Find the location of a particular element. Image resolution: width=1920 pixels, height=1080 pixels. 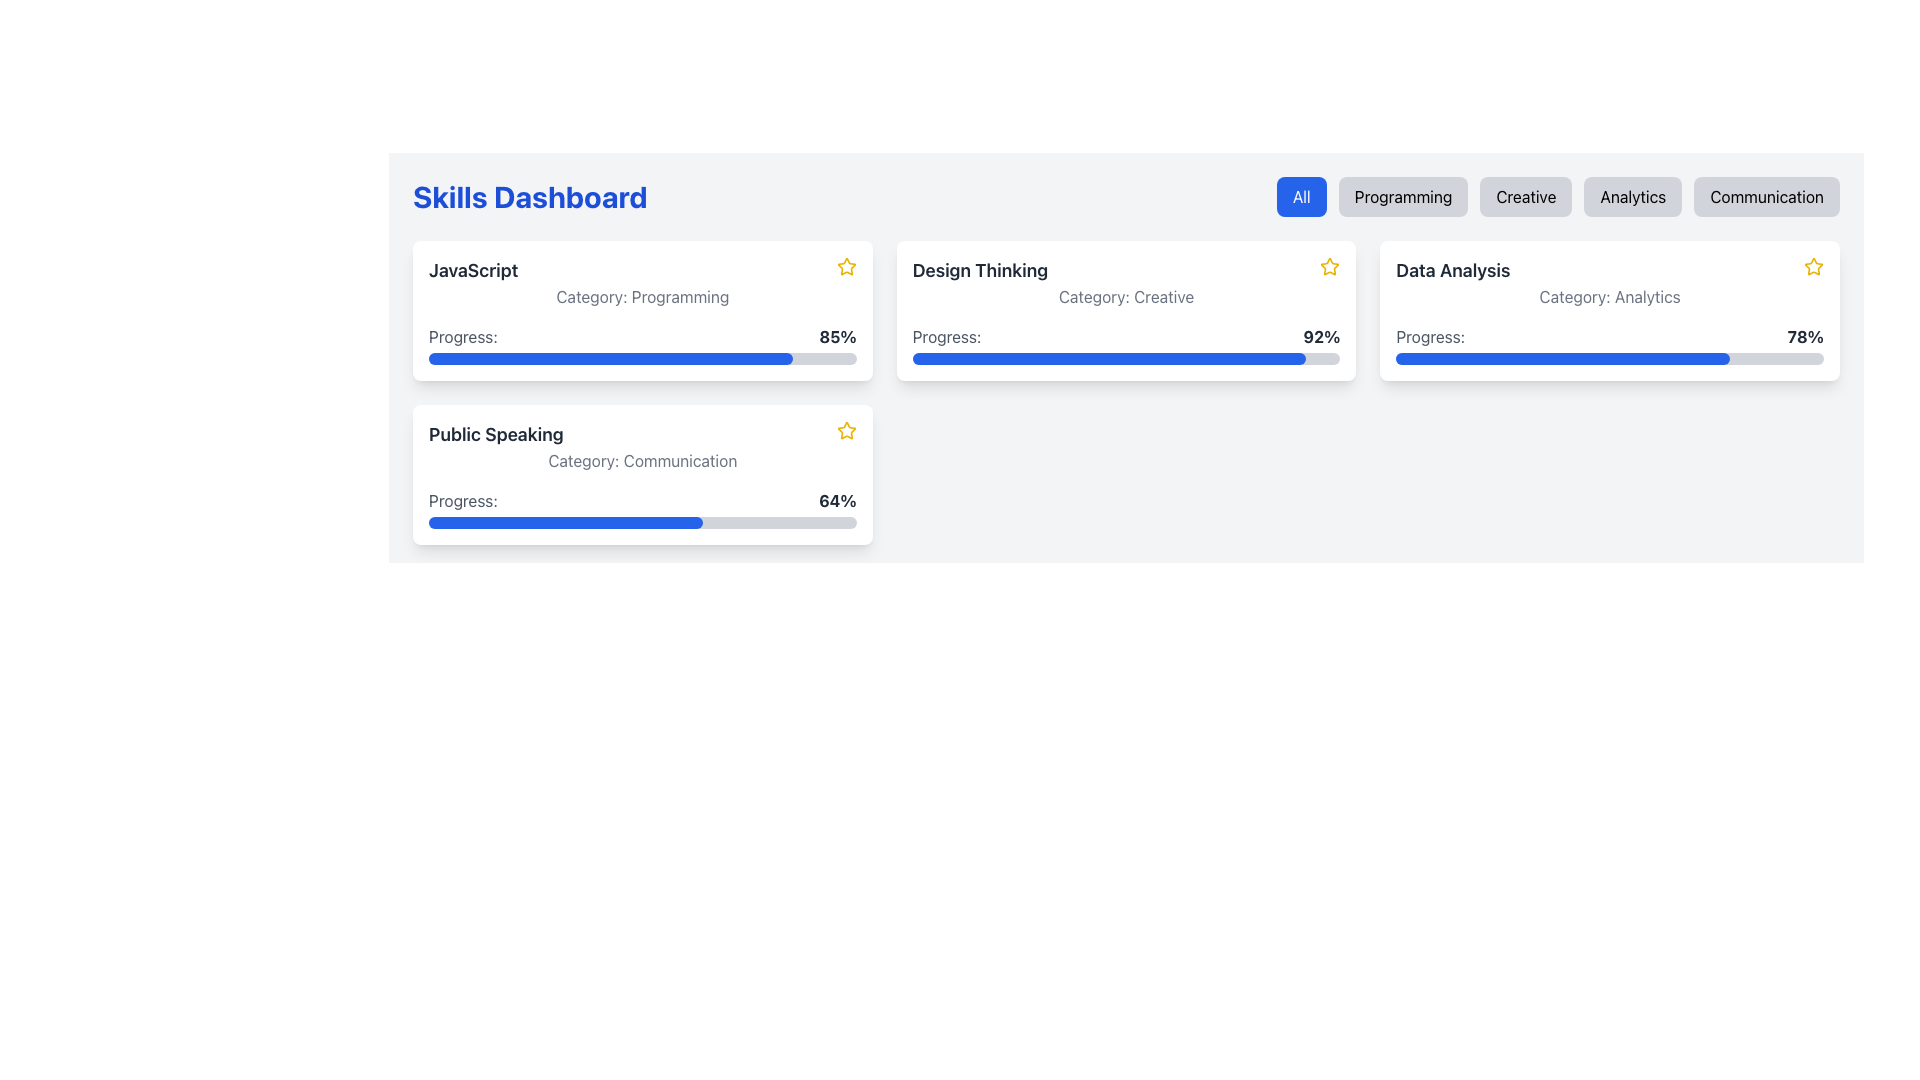

the yellow star icon located at the top-right corner of the 'Data Analysis' card is located at coordinates (1330, 265).